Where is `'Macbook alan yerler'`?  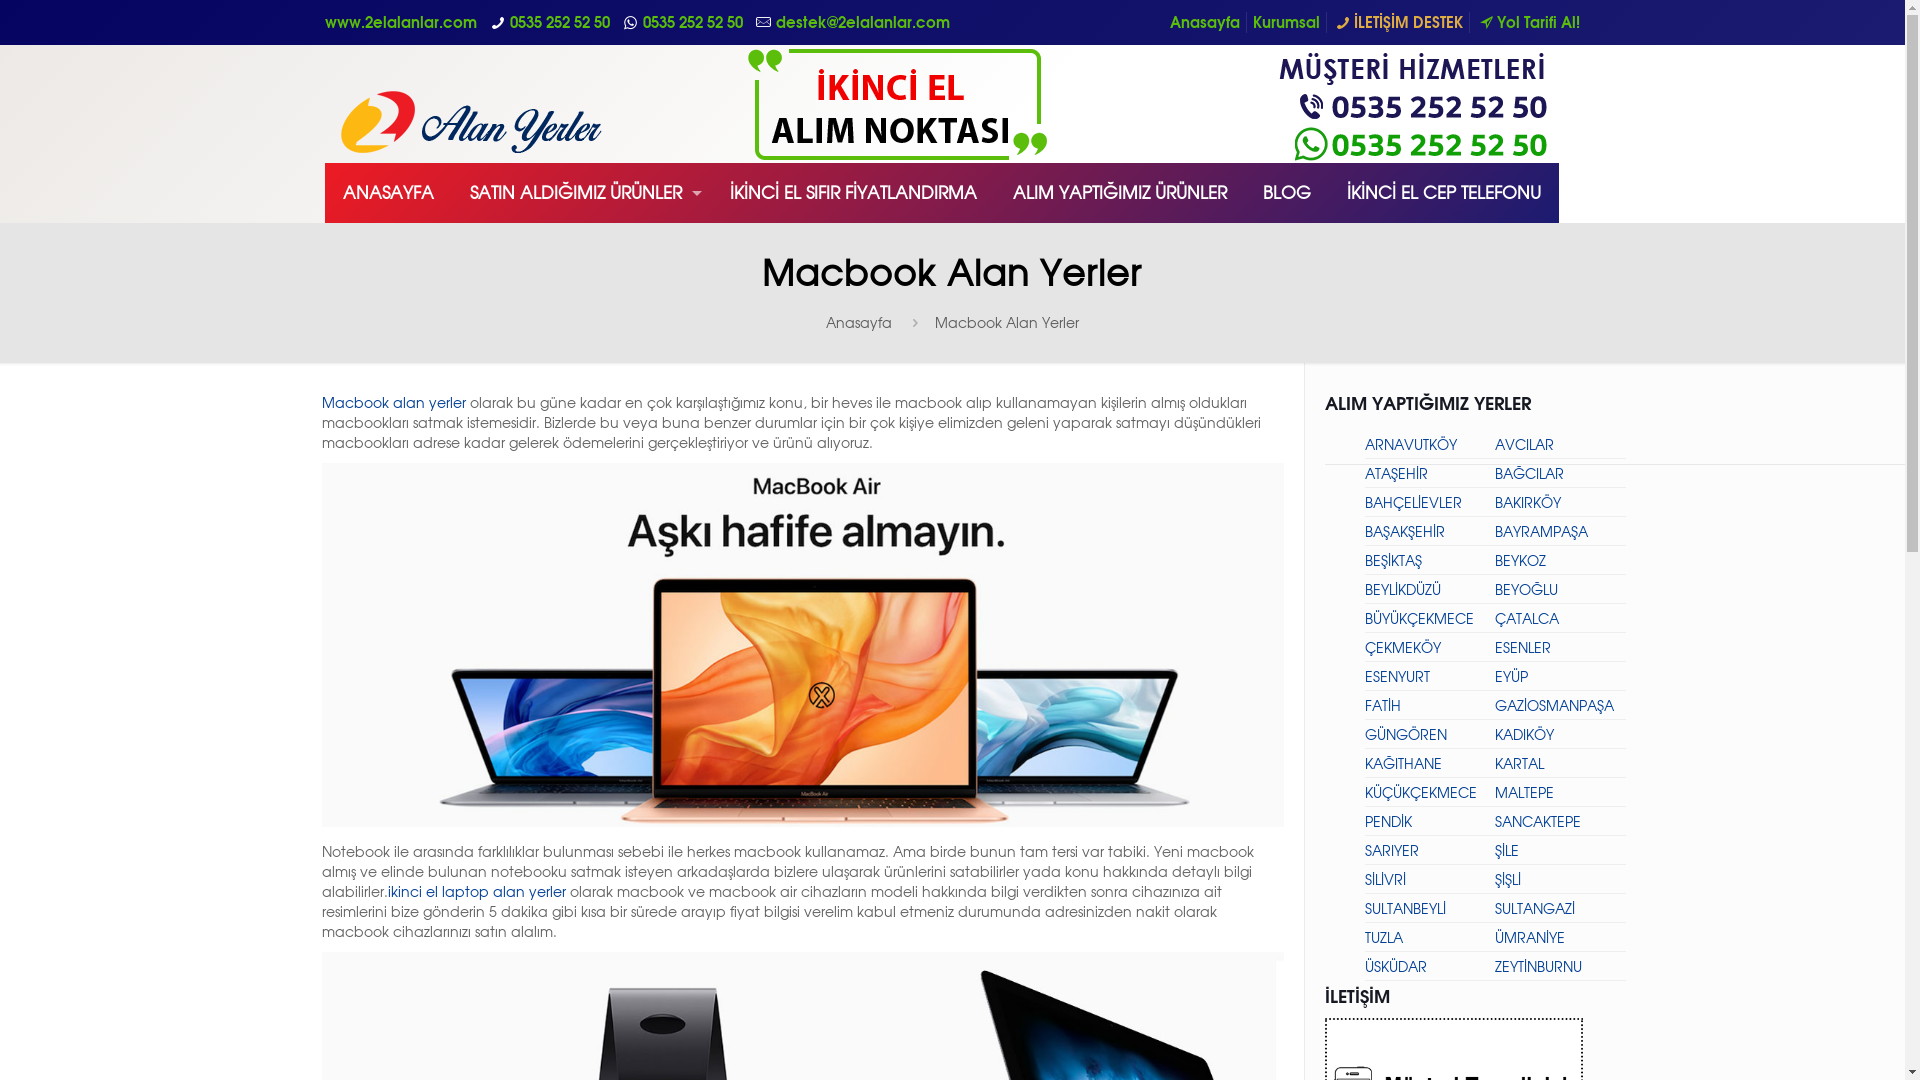
'Macbook alan yerler' is located at coordinates (393, 402).